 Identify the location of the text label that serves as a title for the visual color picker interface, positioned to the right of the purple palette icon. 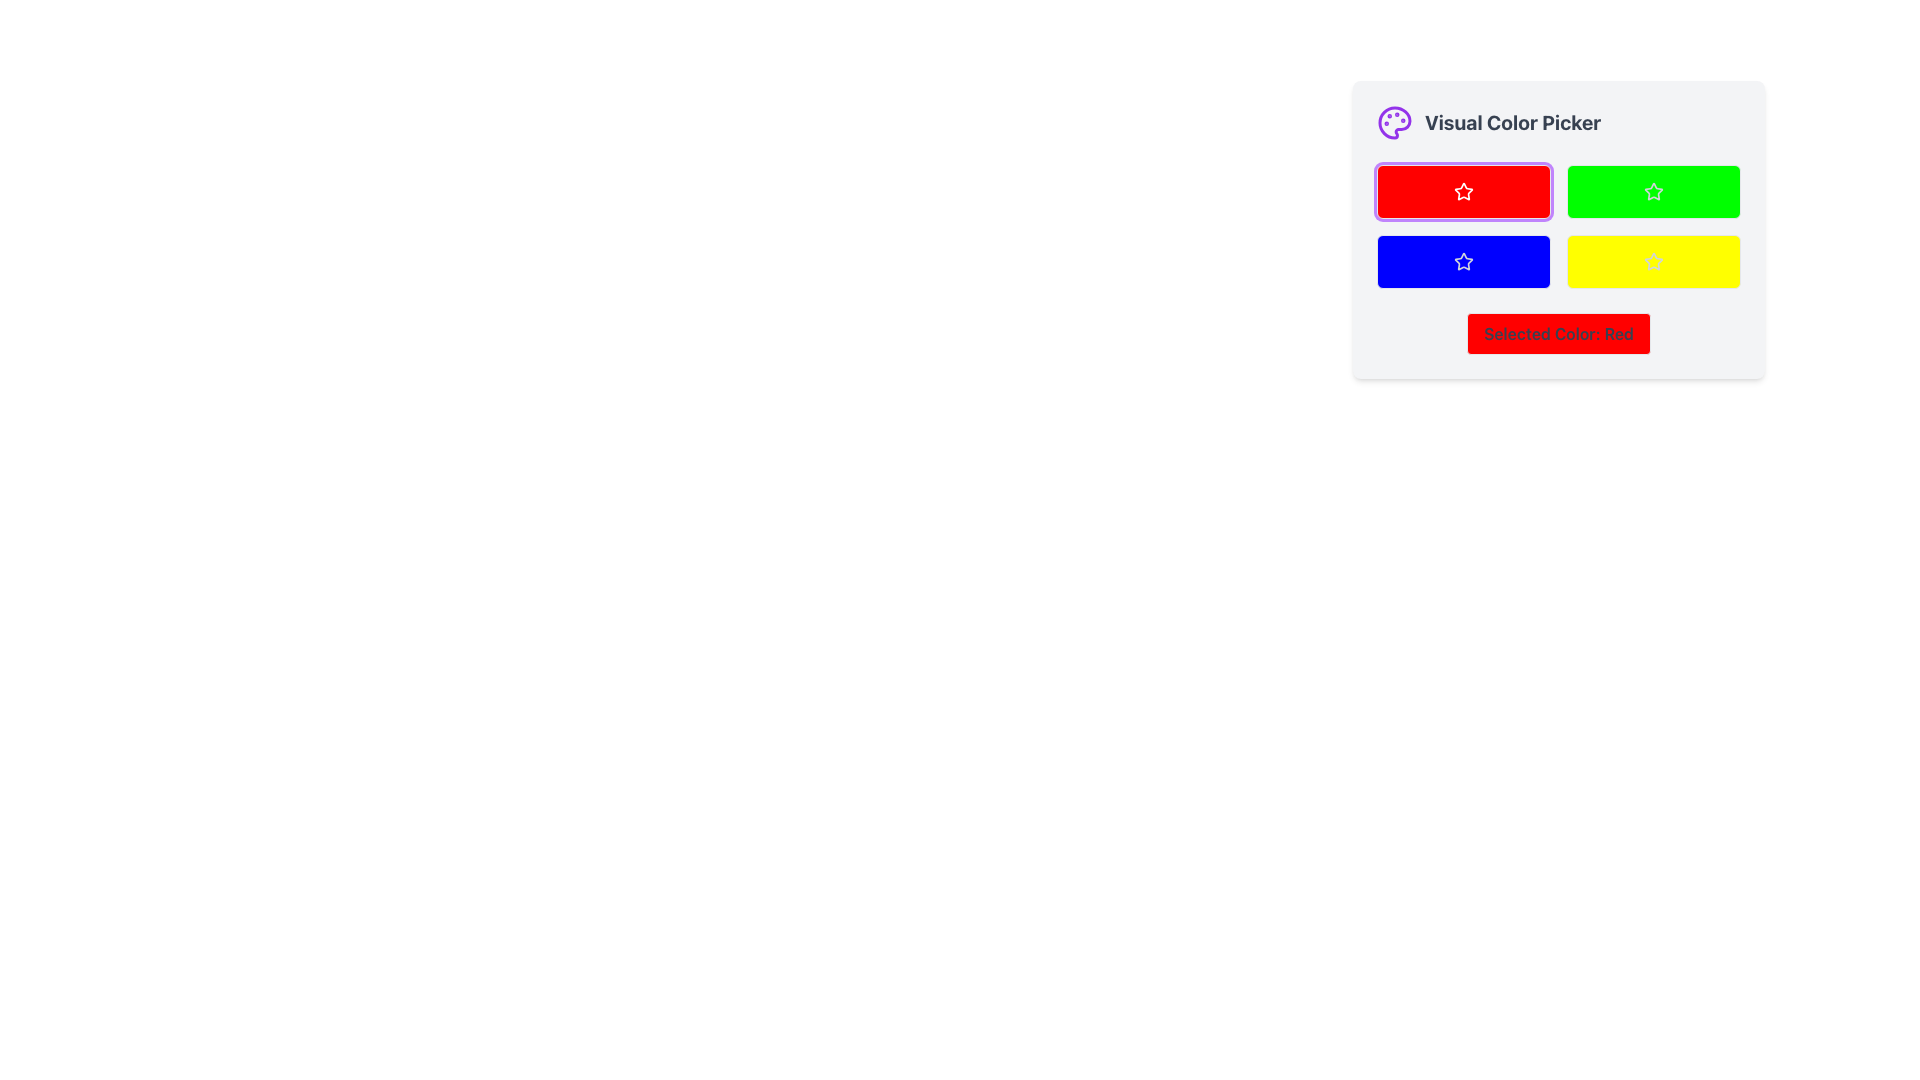
(1513, 123).